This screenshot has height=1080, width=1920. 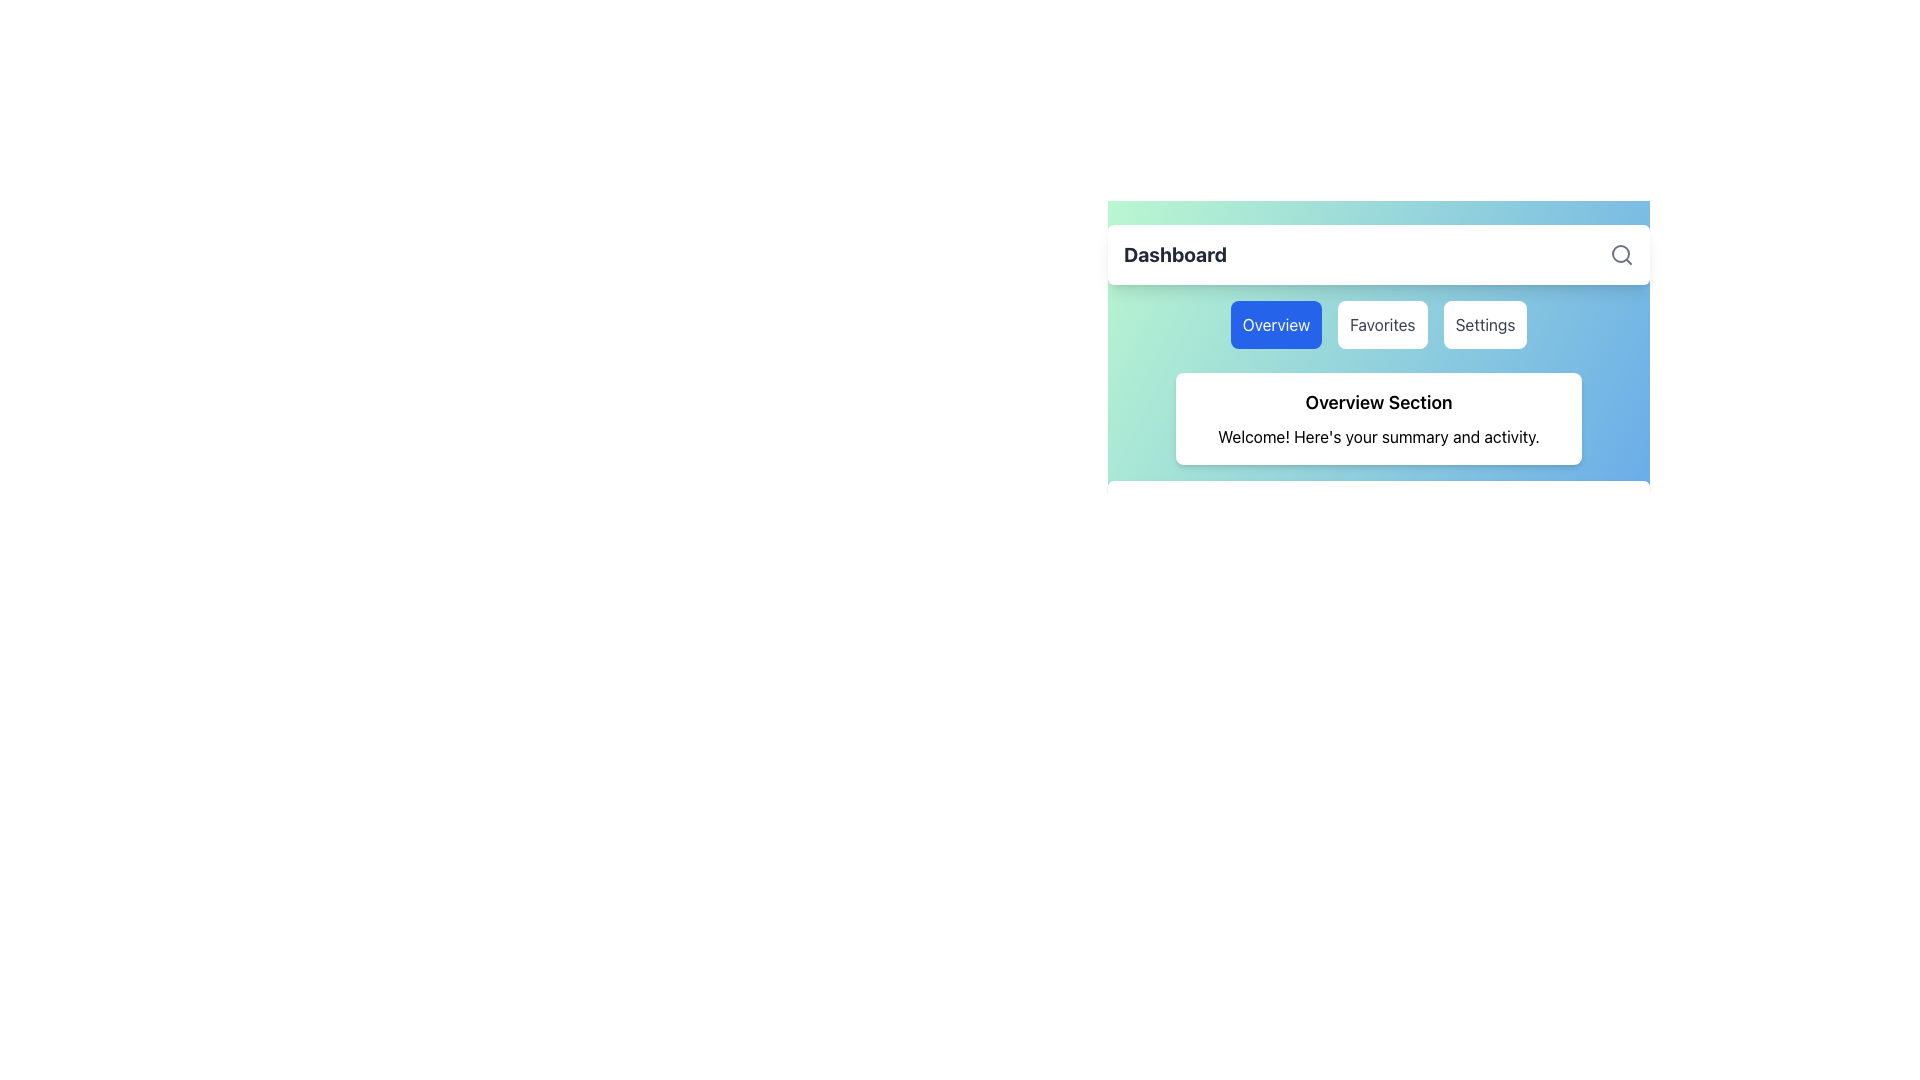 What do you see at coordinates (1485, 323) in the screenshot?
I see `the 'Settings' button, which is a rectangular button with rounded corners and a white background, located in the upper-right region of the interface` at bounding box center [1485, 323].